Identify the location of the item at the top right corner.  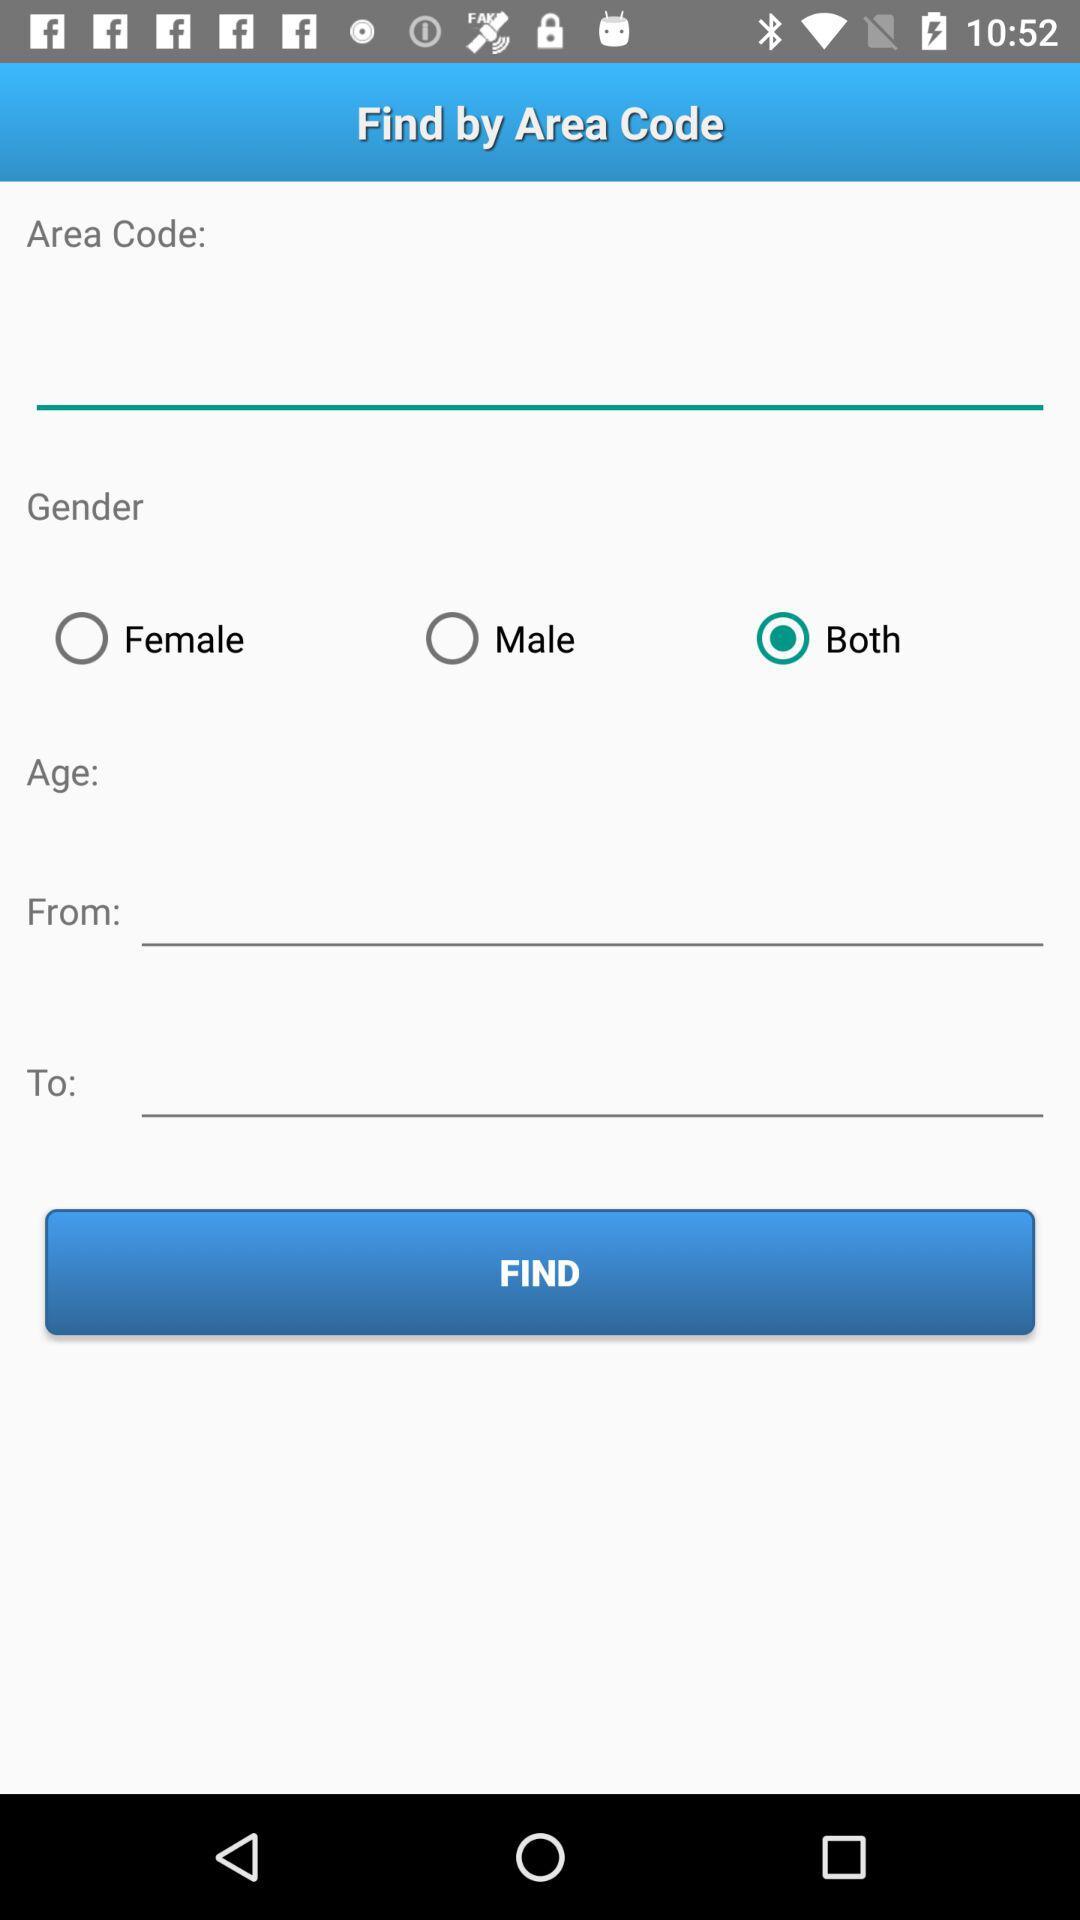
(889, 637).